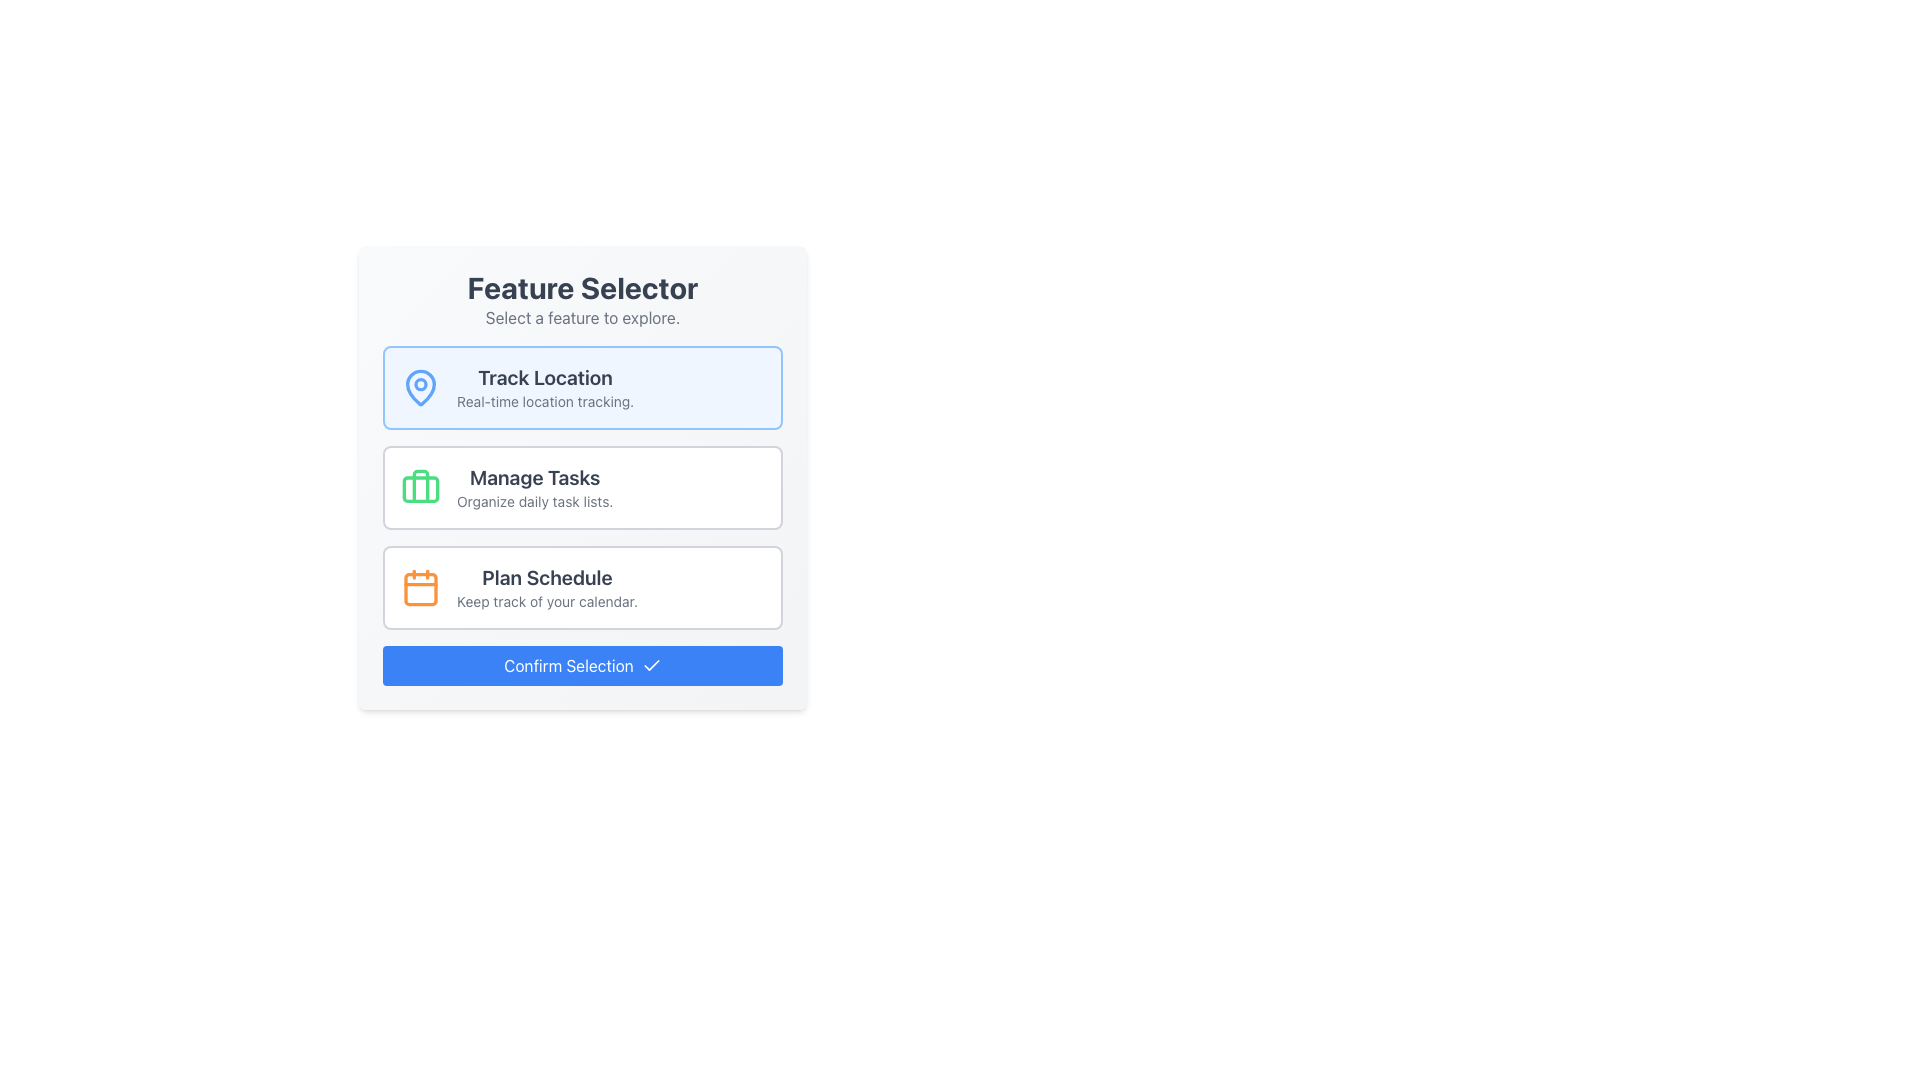 The height and width of the screenshot is (1080, 1920). What do you see at coordinates (581, 666) in the screenshot?
I see `the 'Confirm Selection' button, which is a rectangular button with rounded corners, vibrant blue background, bold white text, and a checkmark icon, located at the bottom of the 'Feature Selector' panel` at bounding box center [581, 666].